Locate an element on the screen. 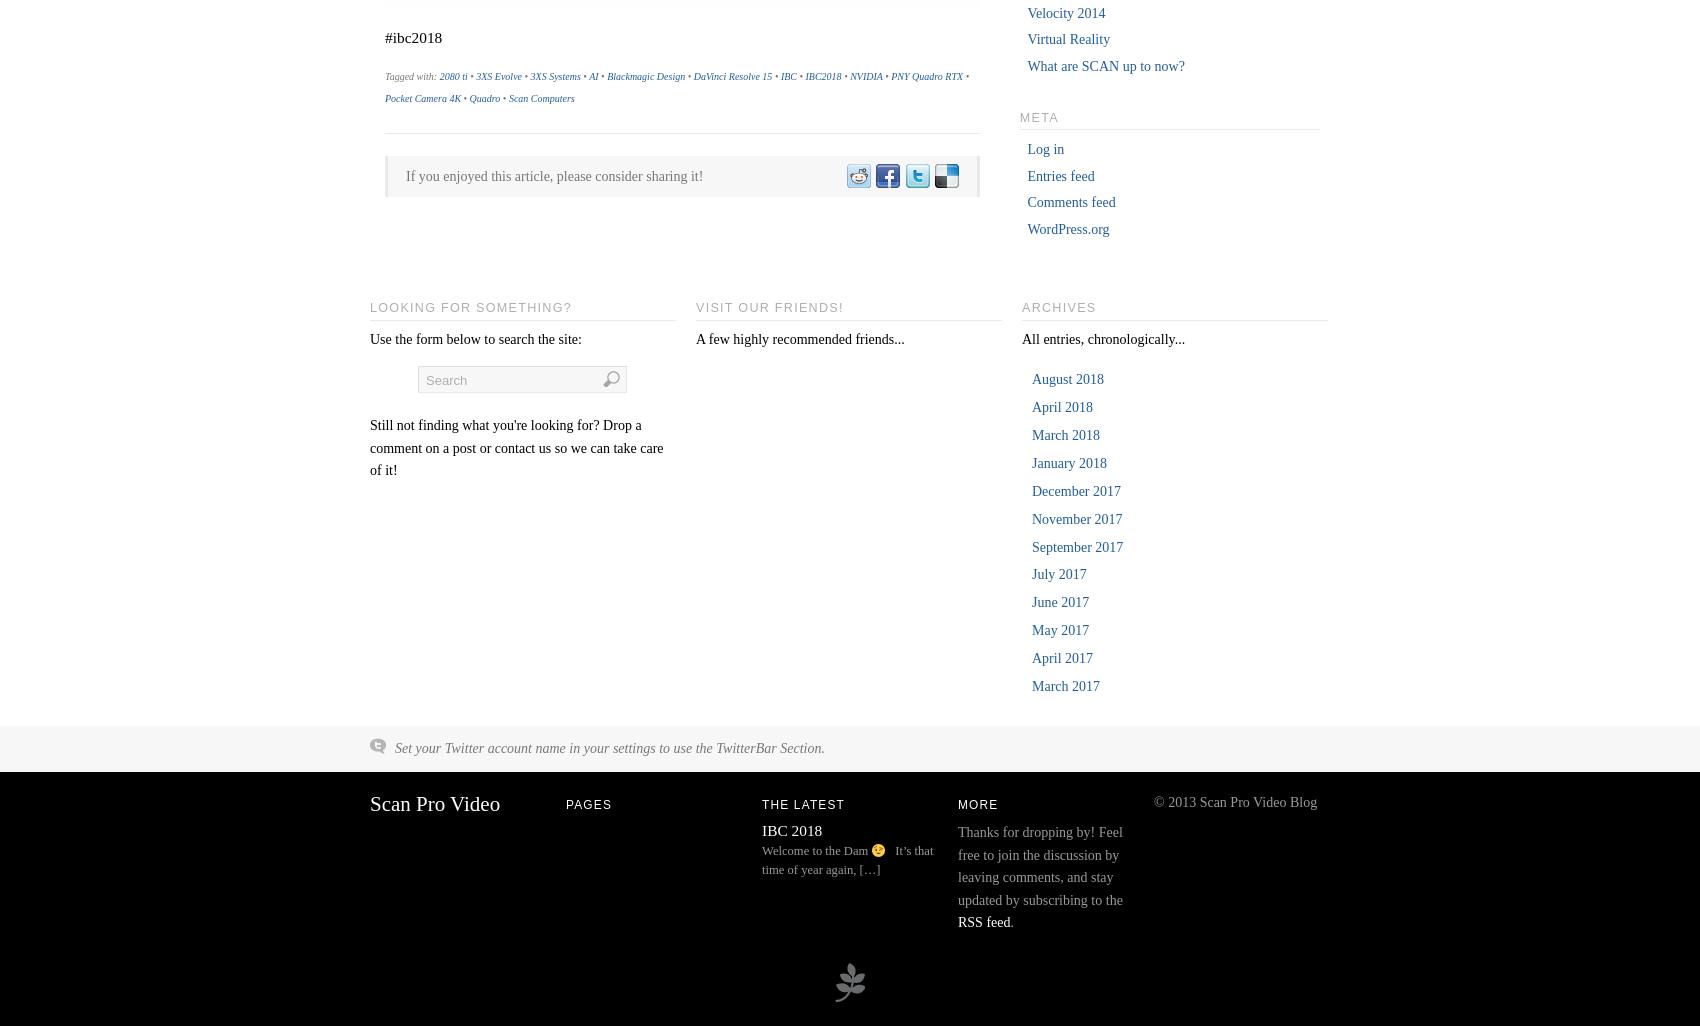 This screenshot has height=1026, width=1700. 'More' is located at coordinates (977, 803).